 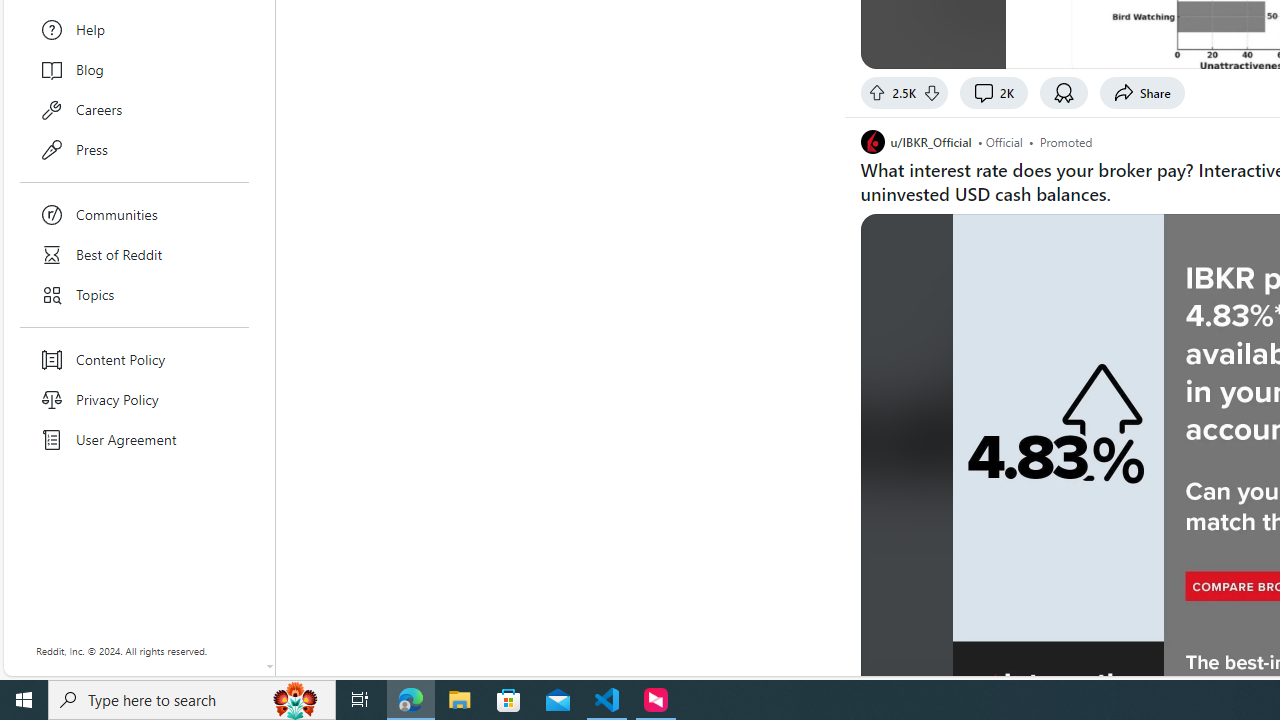 What do you see at coordinates (134, 253) in the screenshot?
I see `'Best of Reddit'` at bounding box center [134, 253].